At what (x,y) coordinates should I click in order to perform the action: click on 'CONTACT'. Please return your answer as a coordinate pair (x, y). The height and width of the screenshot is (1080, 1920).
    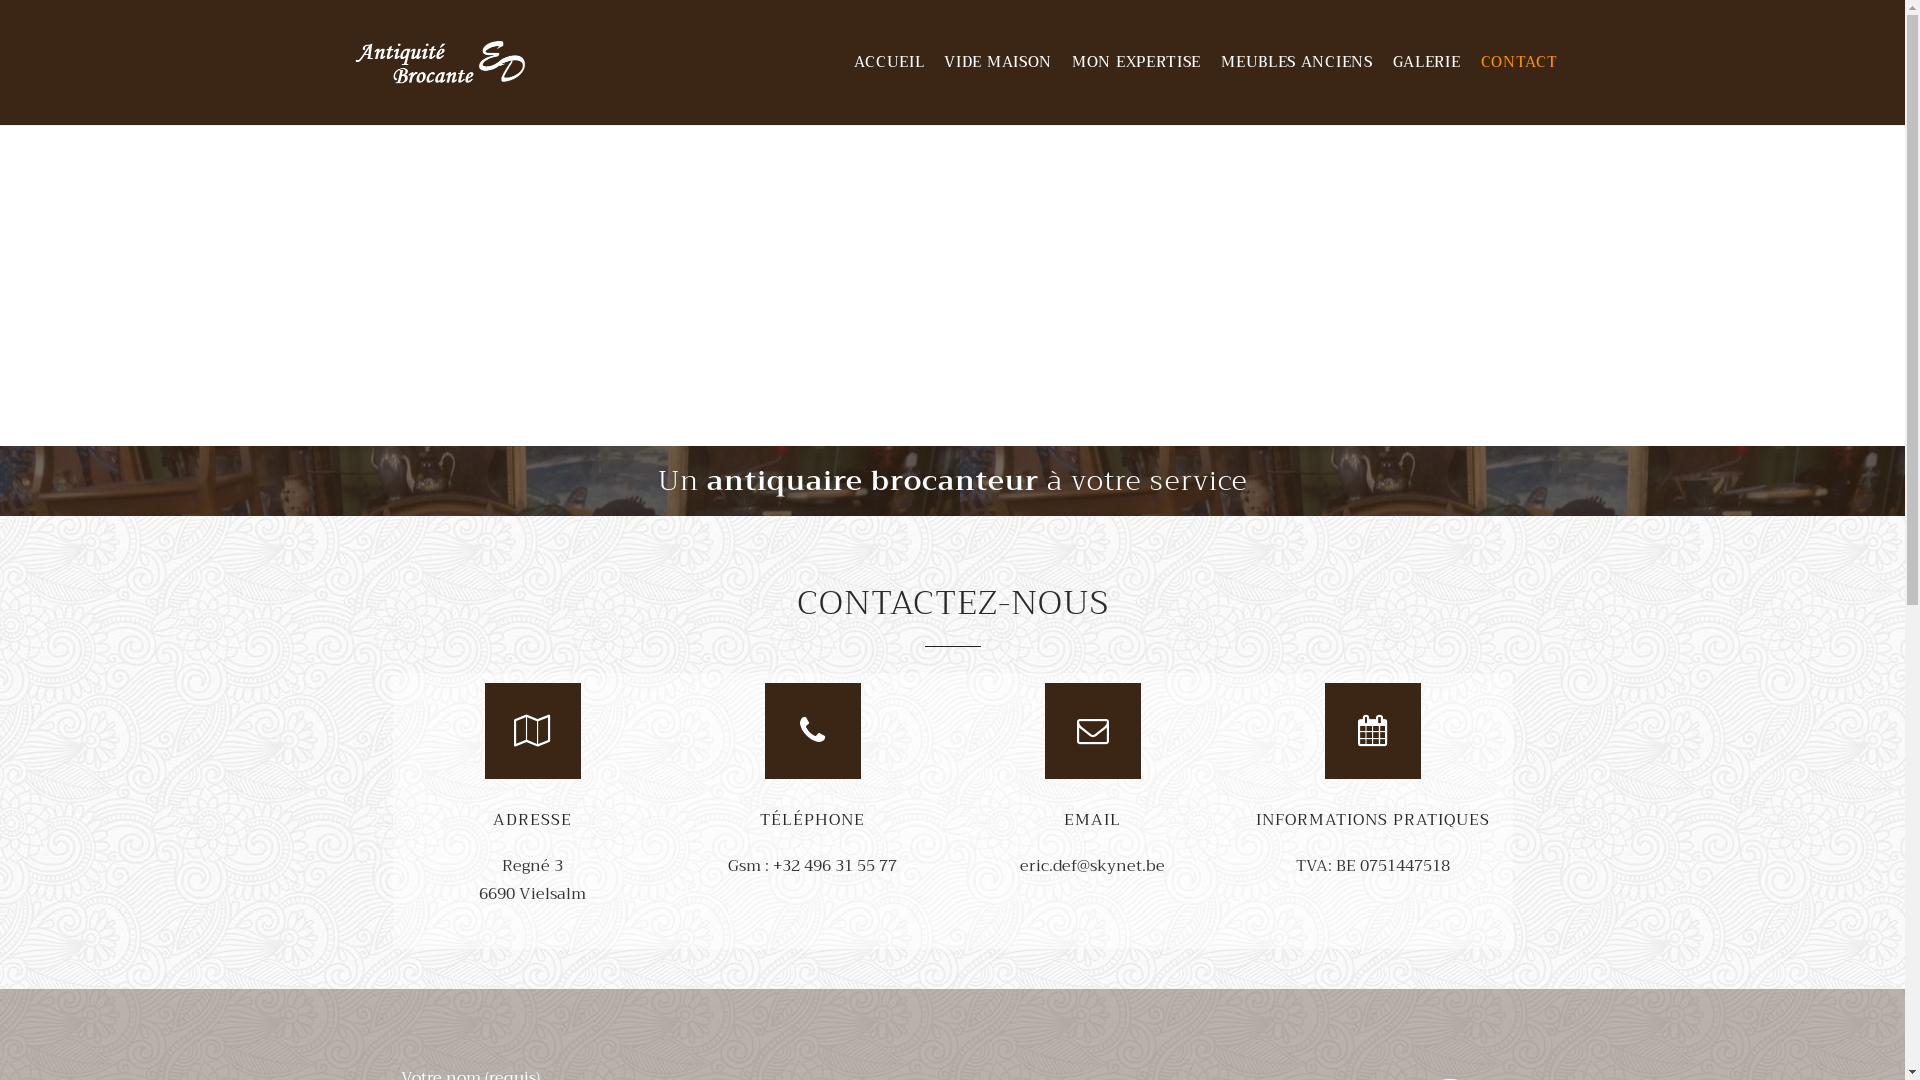
    Looking at the image, I should click on (1519, 61).